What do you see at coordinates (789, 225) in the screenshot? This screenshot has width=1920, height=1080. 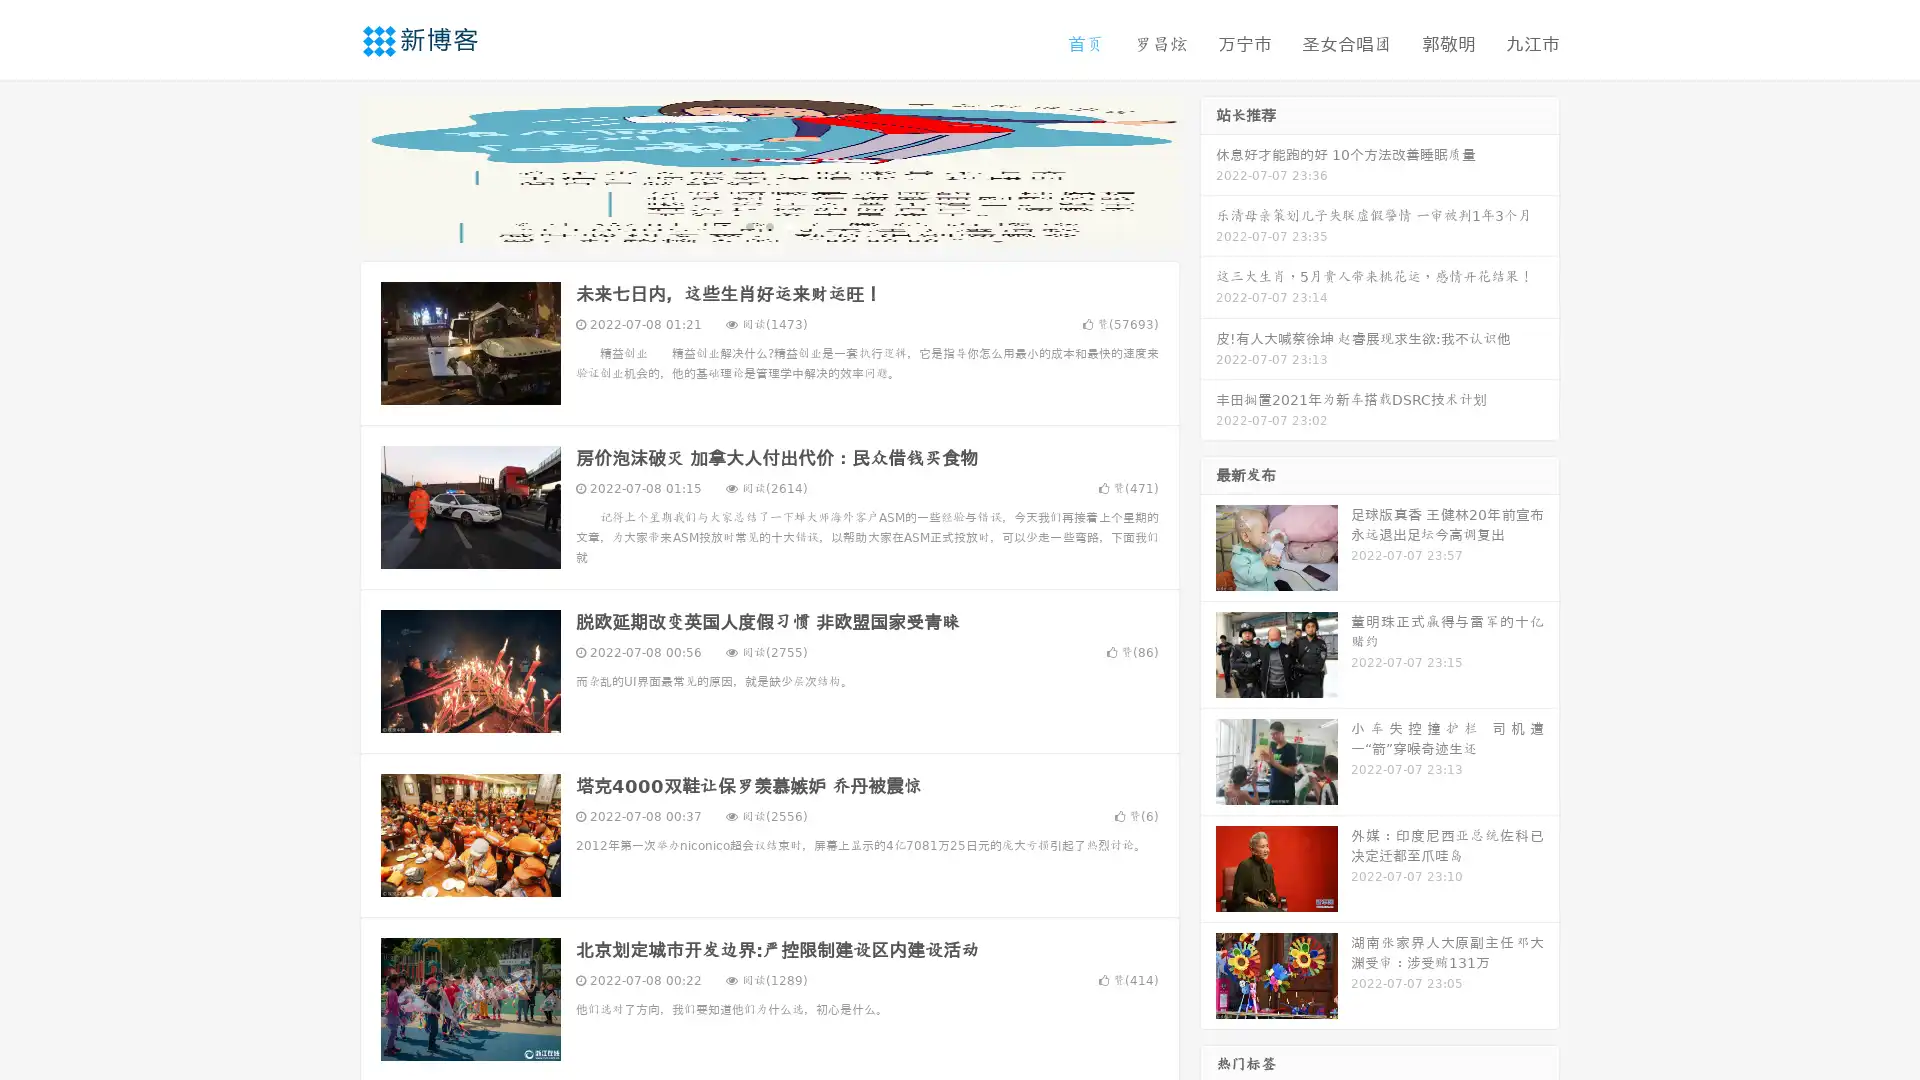 I see `Go to slide 3` at bounding box center [789, 225].